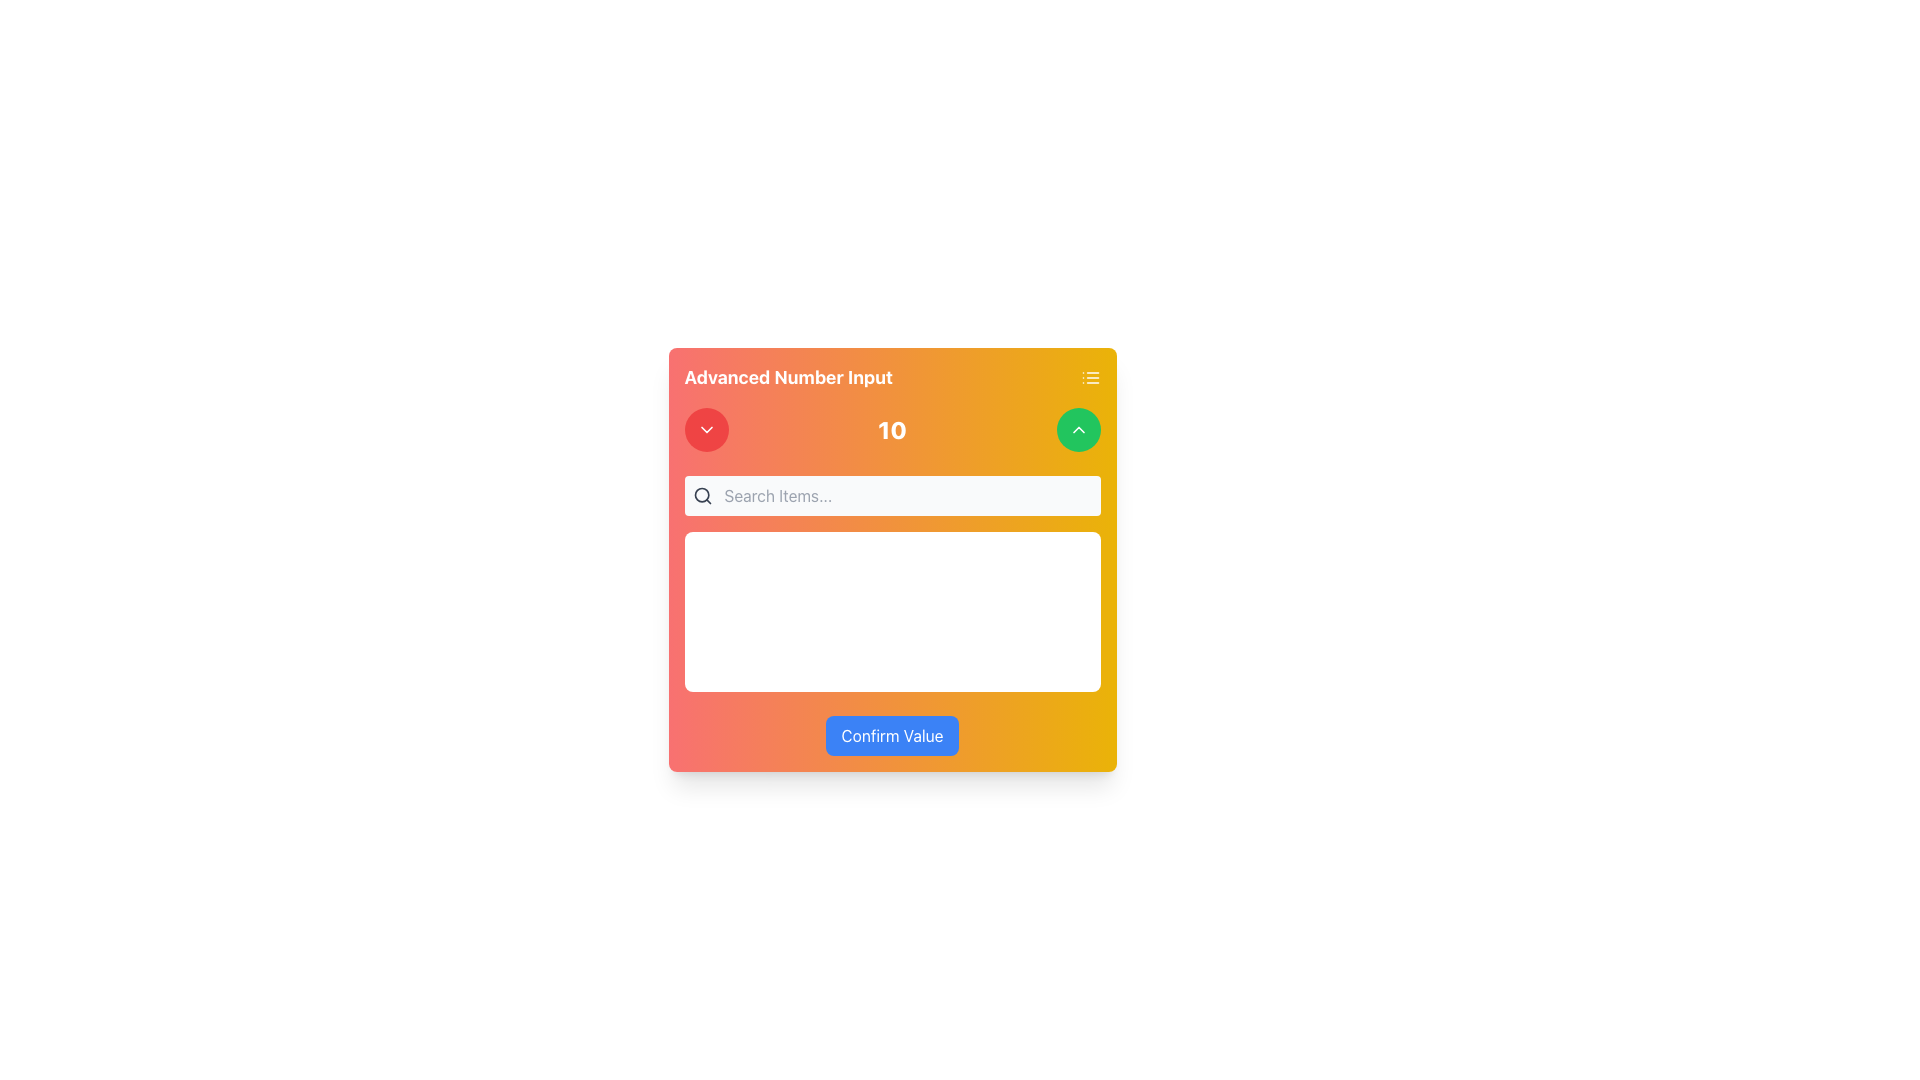 The image size is (1920, 1080). What do you see at coordinates (706, 428) in the screenshot?
I see `the icon located in the red circular button in the top-left corner beneath the 'Advanced Number Input' header` at bounding box center [706, 428].